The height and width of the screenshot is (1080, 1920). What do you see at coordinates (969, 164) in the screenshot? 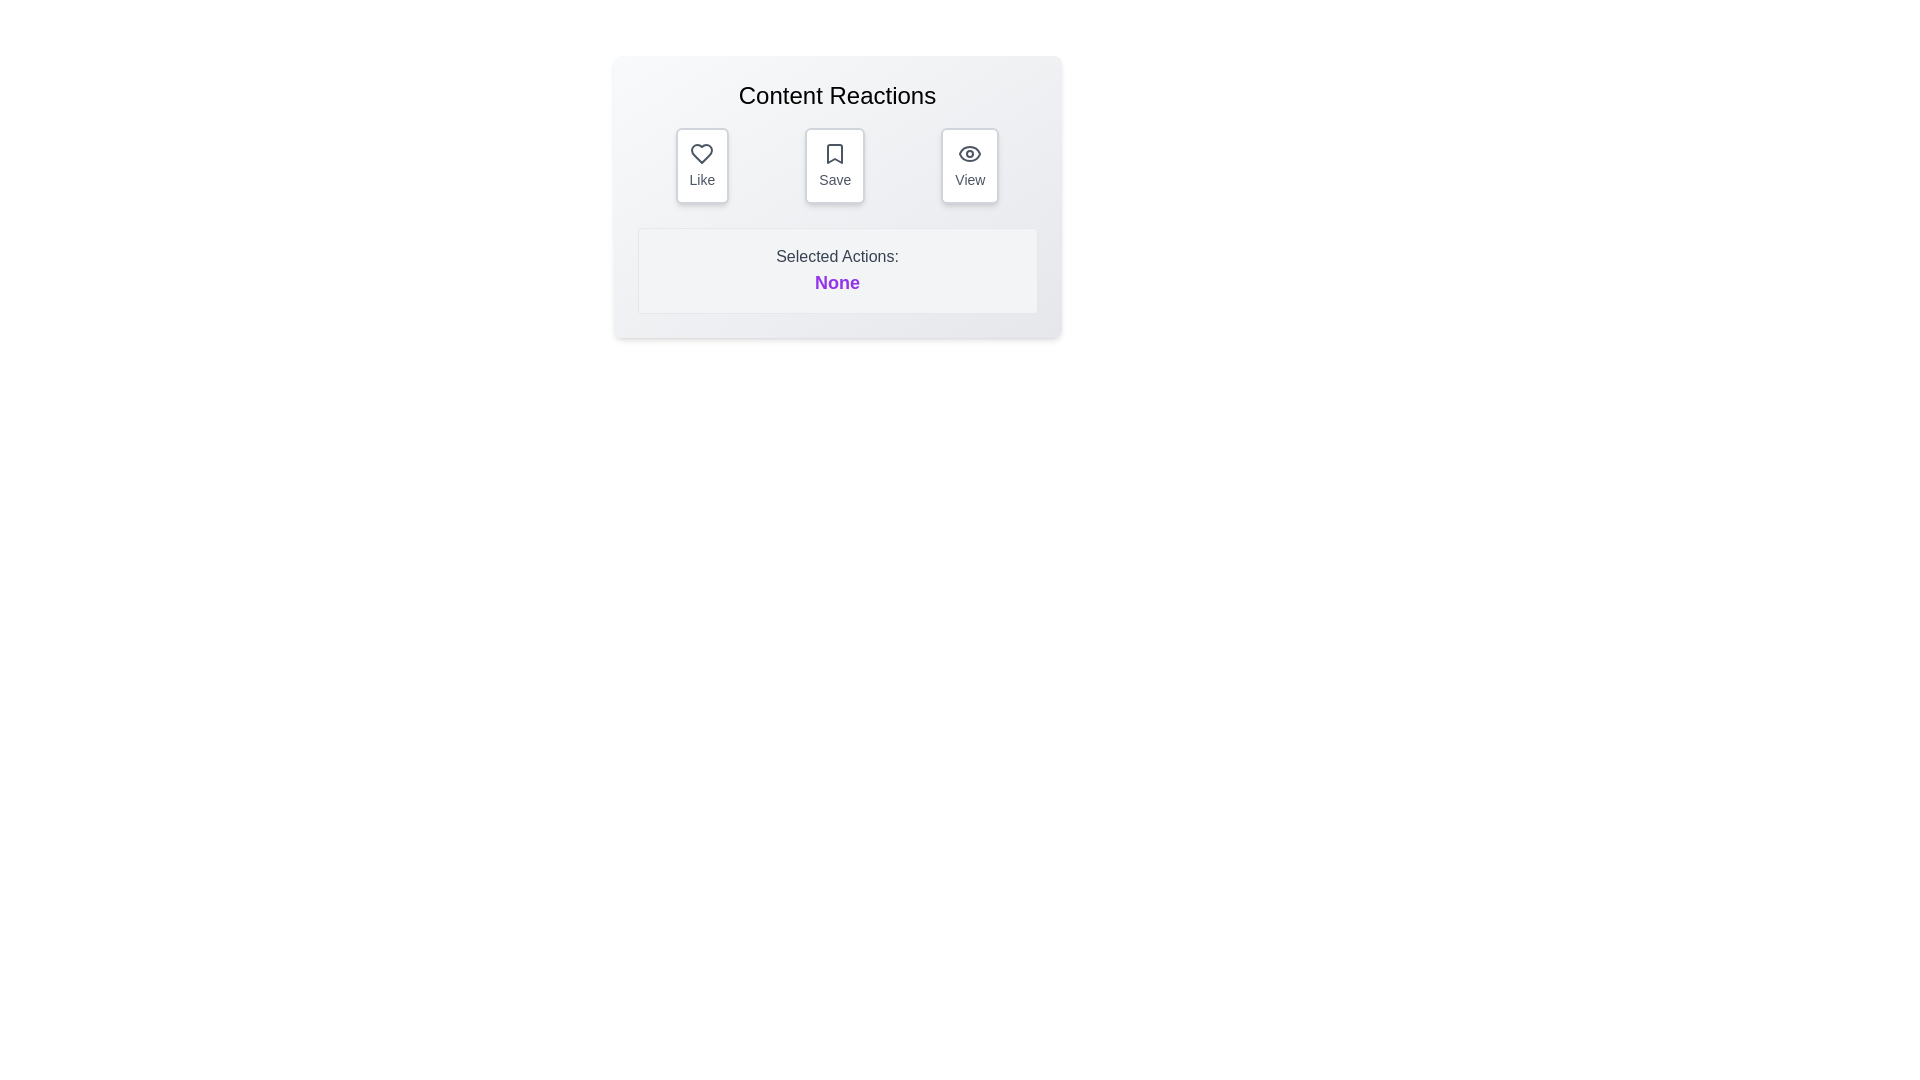
I see `the View button to trigger its action` at bounding box center [969, 164].